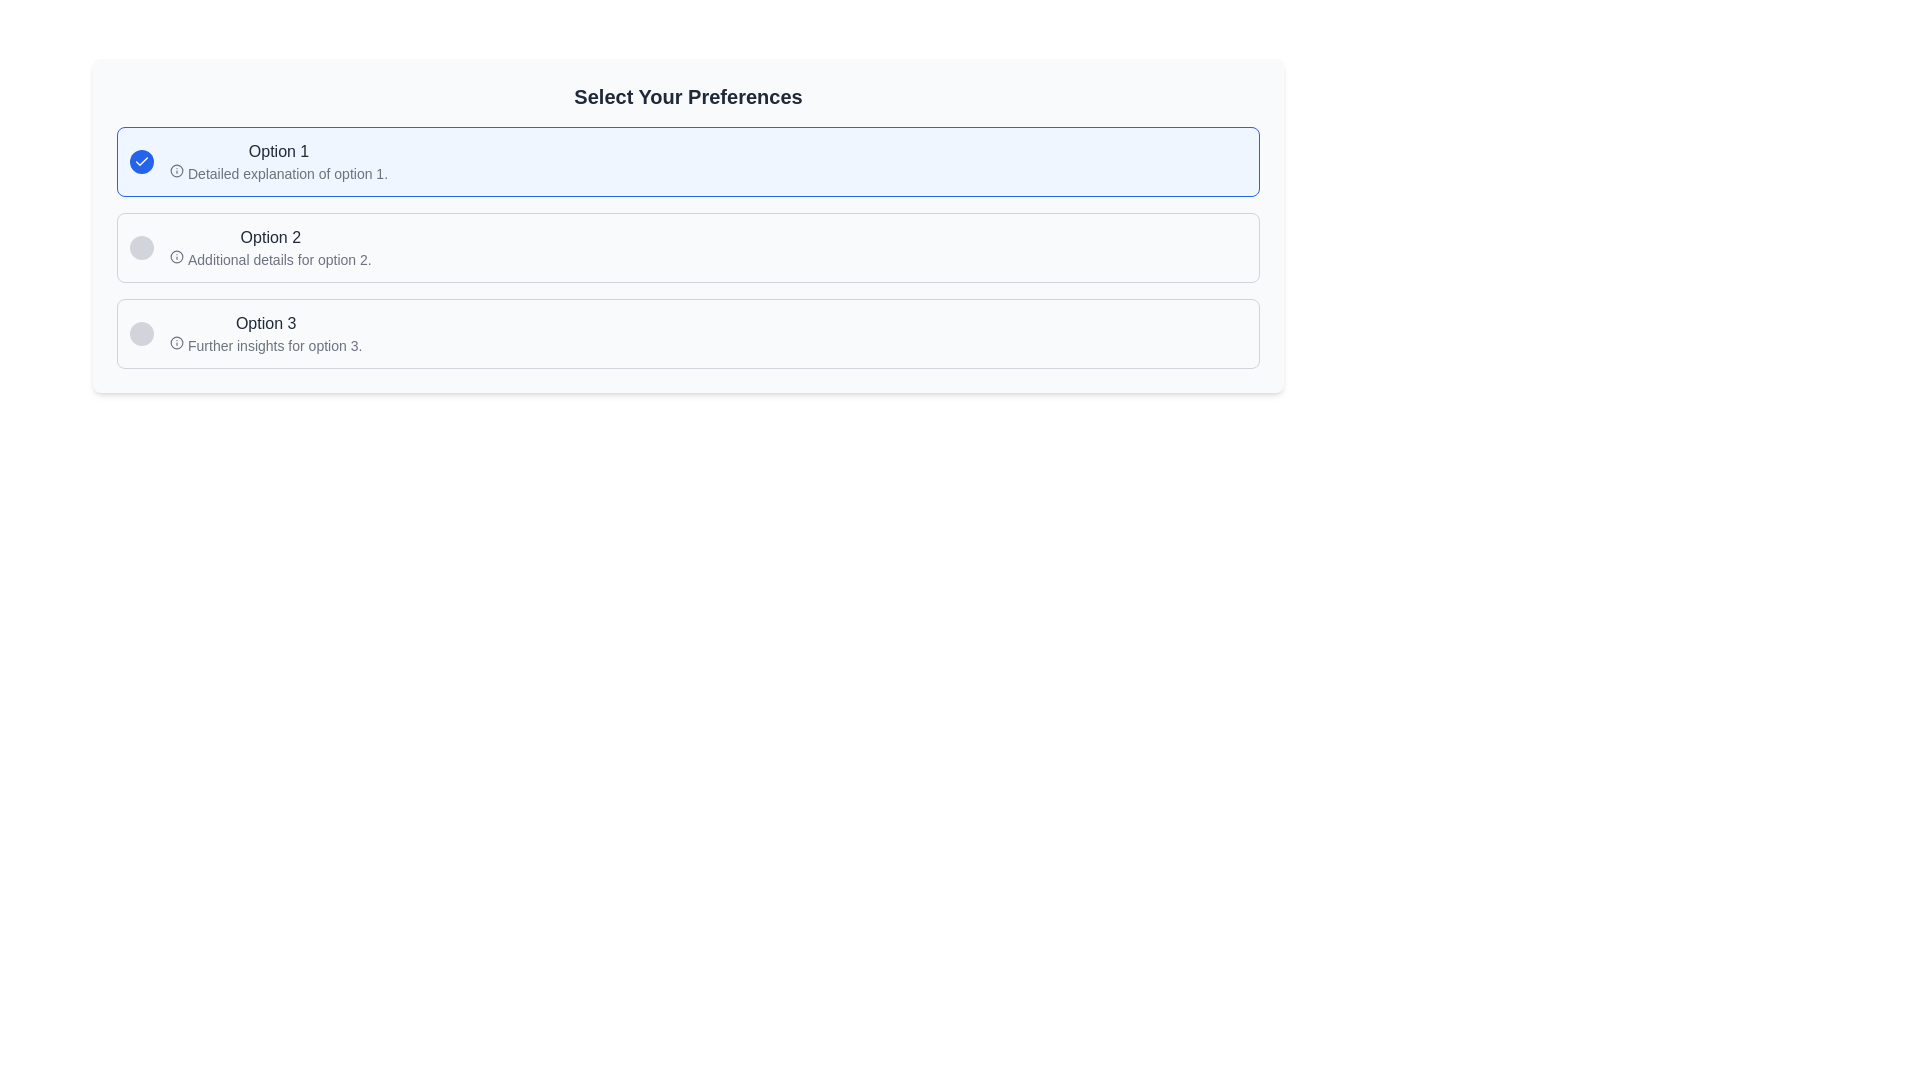 The height and width of the screenshot is (1080, 1920). Describe the element at coordinates (141, 161) in the screenshot. I see `the selection state of the checkmark icon, which visually indicates the selected option for 'Option 1' in the list of selectable preferences` at that location.